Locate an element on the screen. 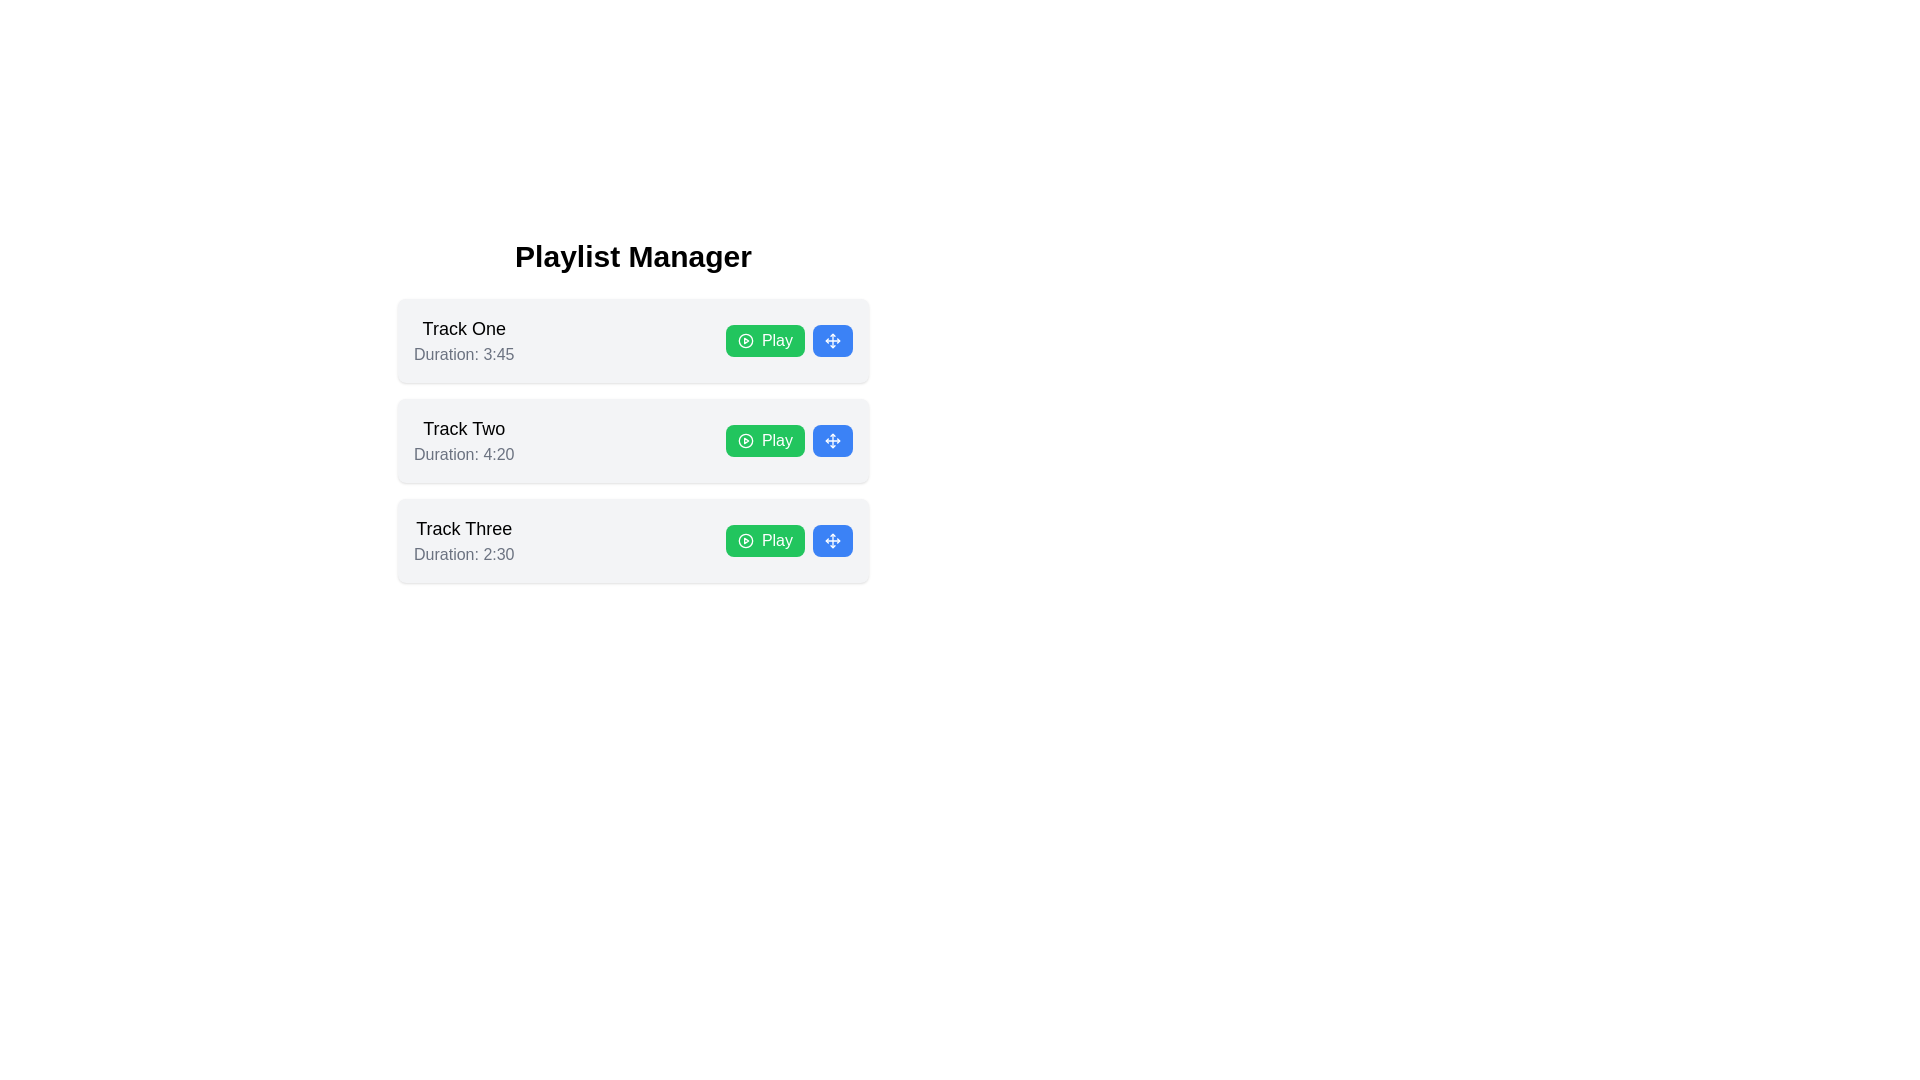  the static text label that serves as the title for the second track in the playlist, located above the text 'Duration: 4:20' is located at coordinates (463, 427).